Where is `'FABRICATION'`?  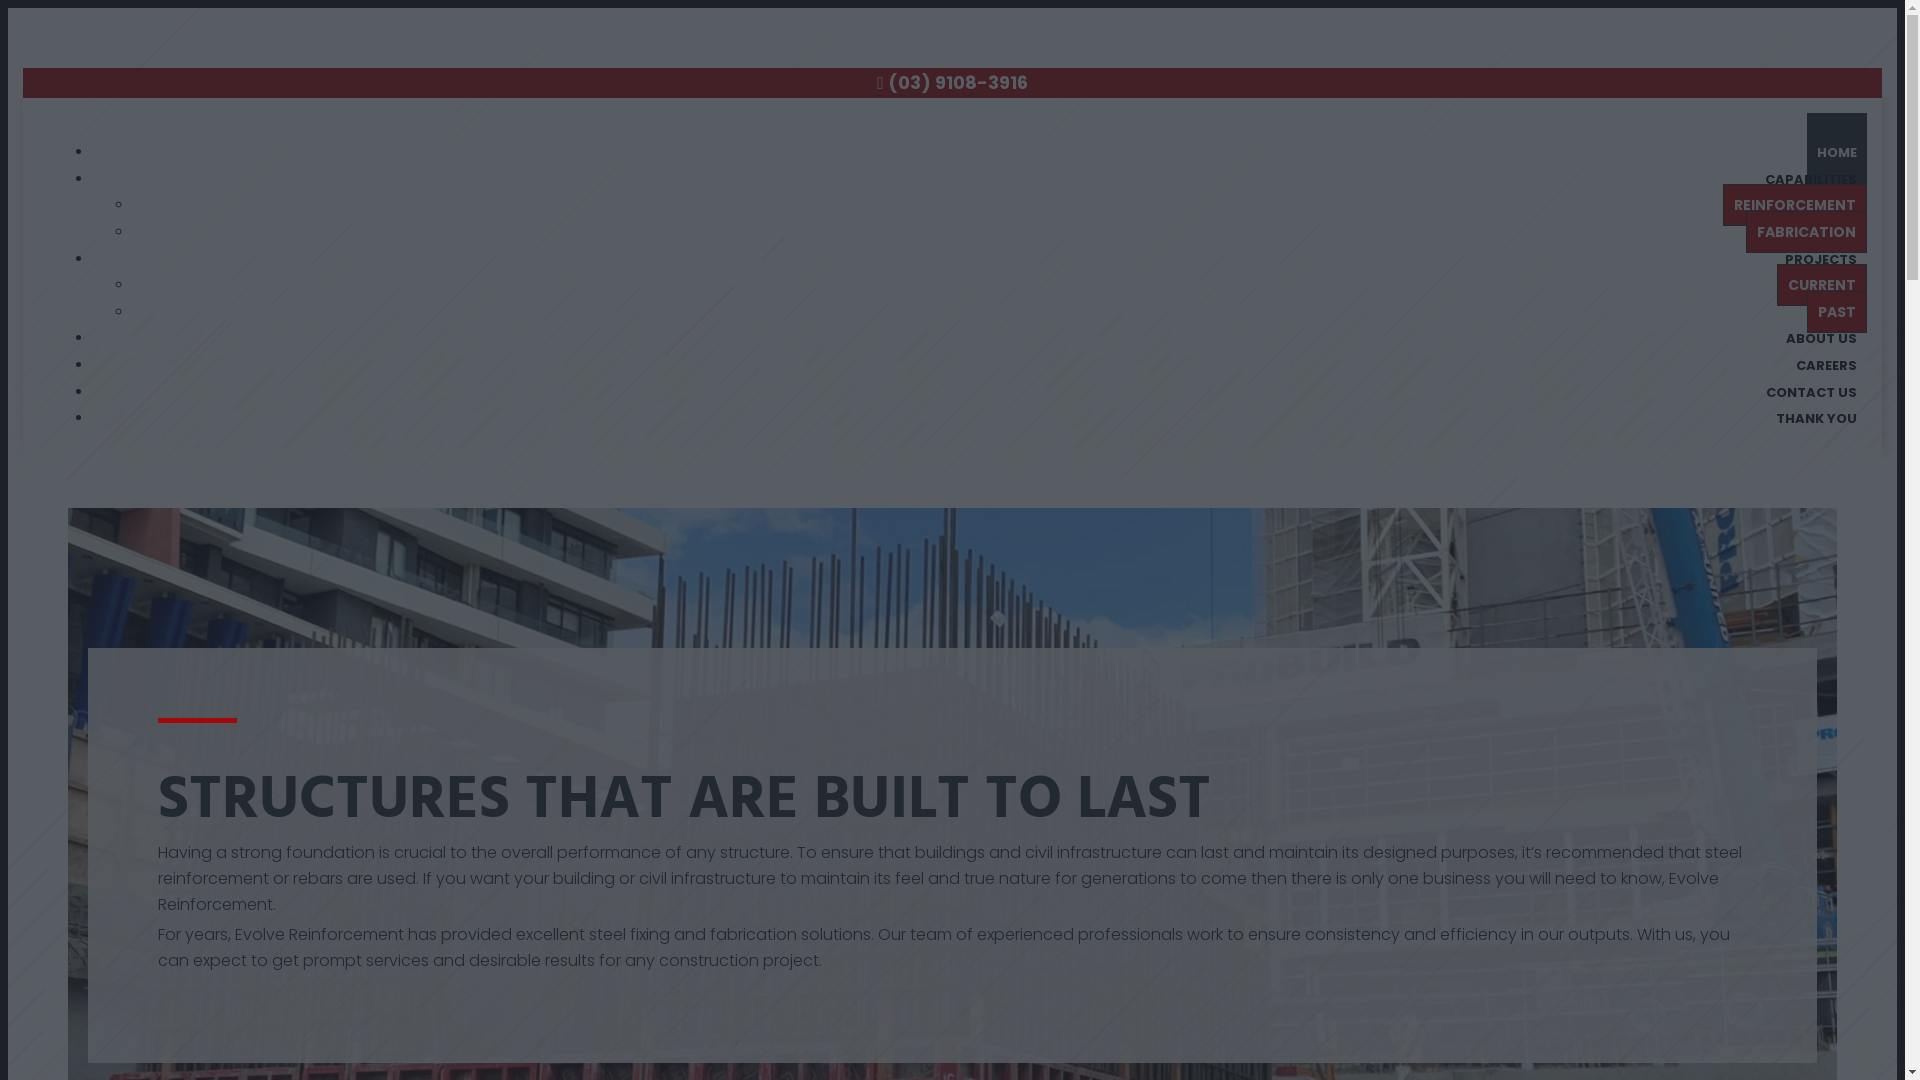
'FABRICATION' is located at coordinates (1806, 230).